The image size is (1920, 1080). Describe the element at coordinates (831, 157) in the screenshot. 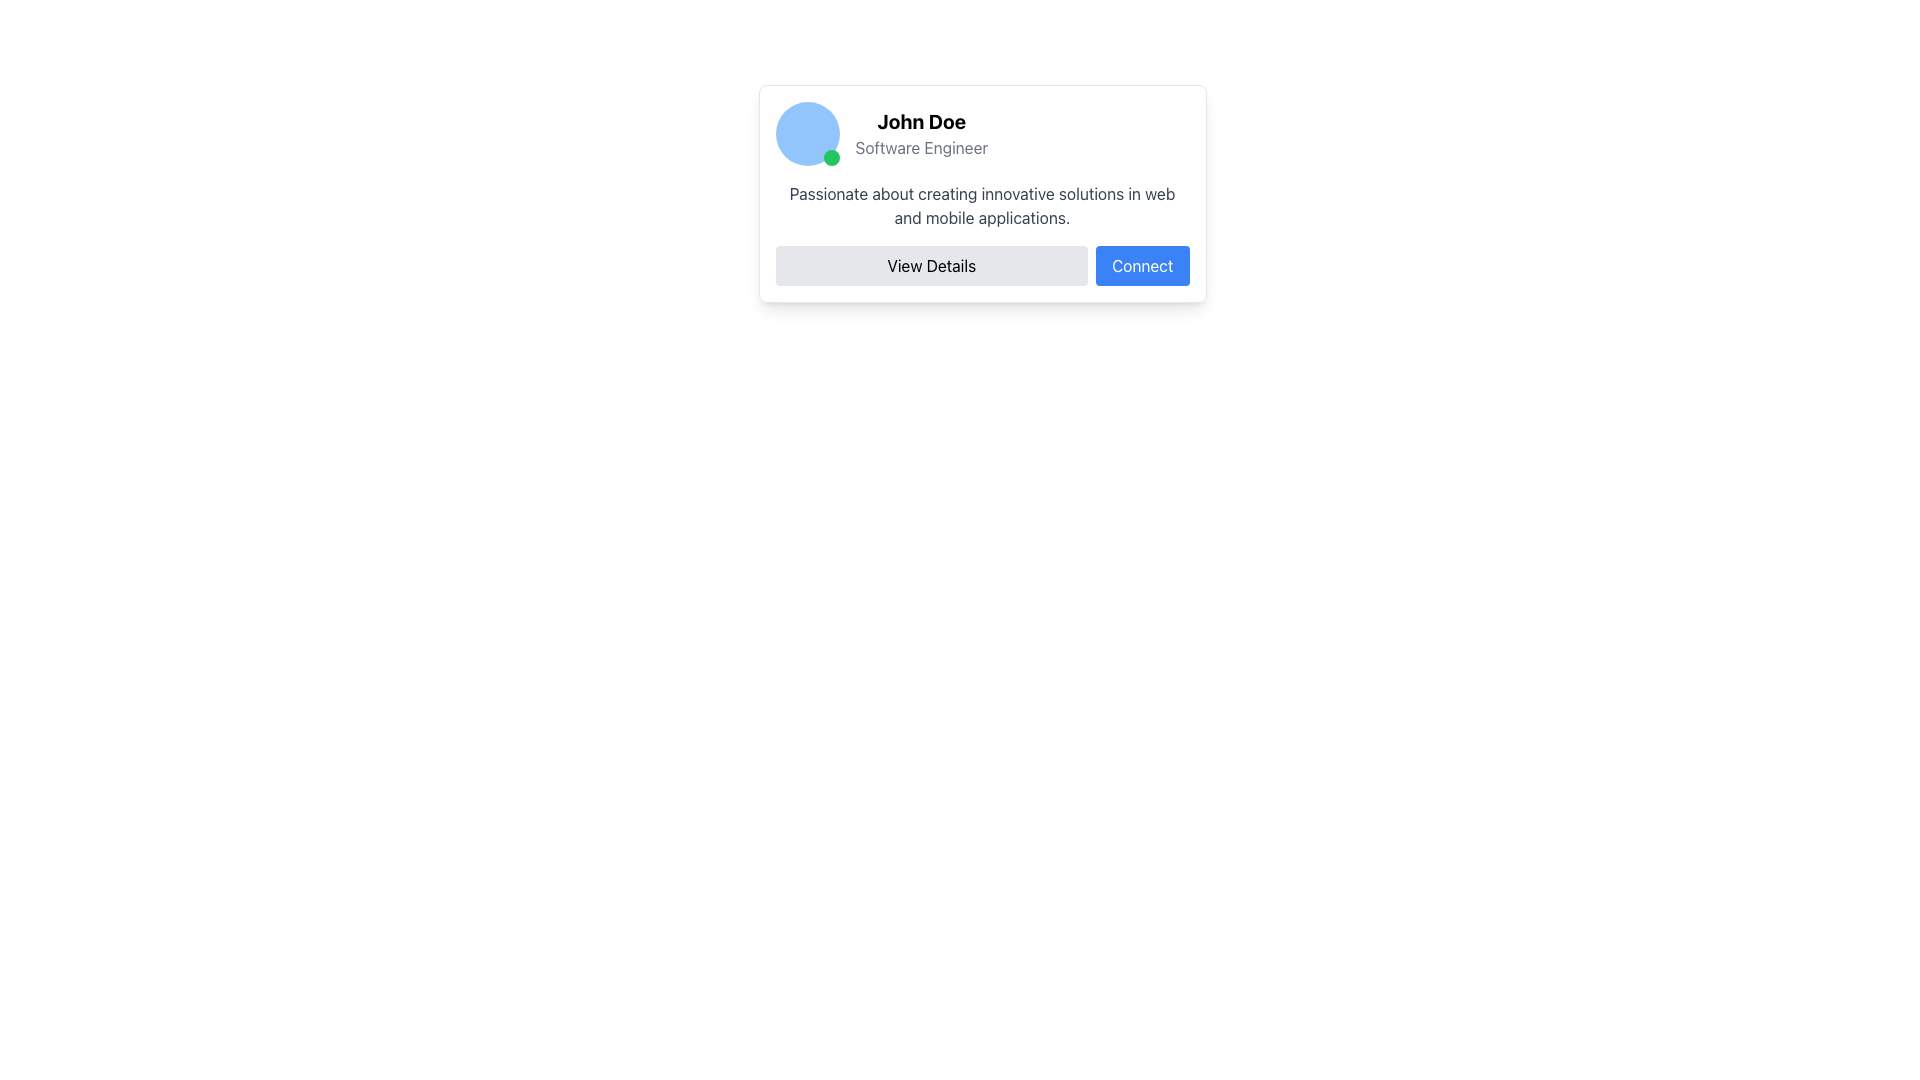

I see `the small, circular, green-colored status indicator located at the bottom-right corner of the larger circular blue element` at that location.